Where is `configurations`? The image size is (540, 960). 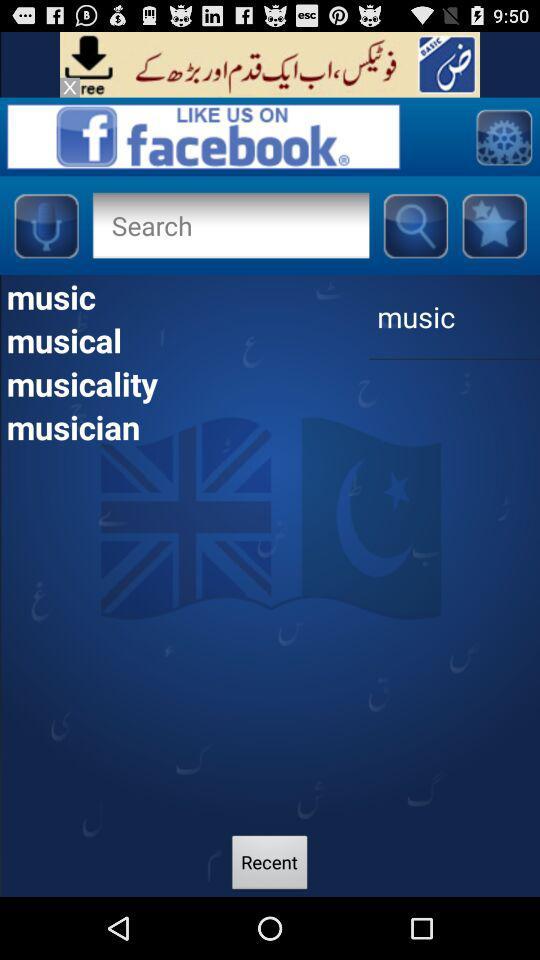 configurations is located at coordinates (502, 135).